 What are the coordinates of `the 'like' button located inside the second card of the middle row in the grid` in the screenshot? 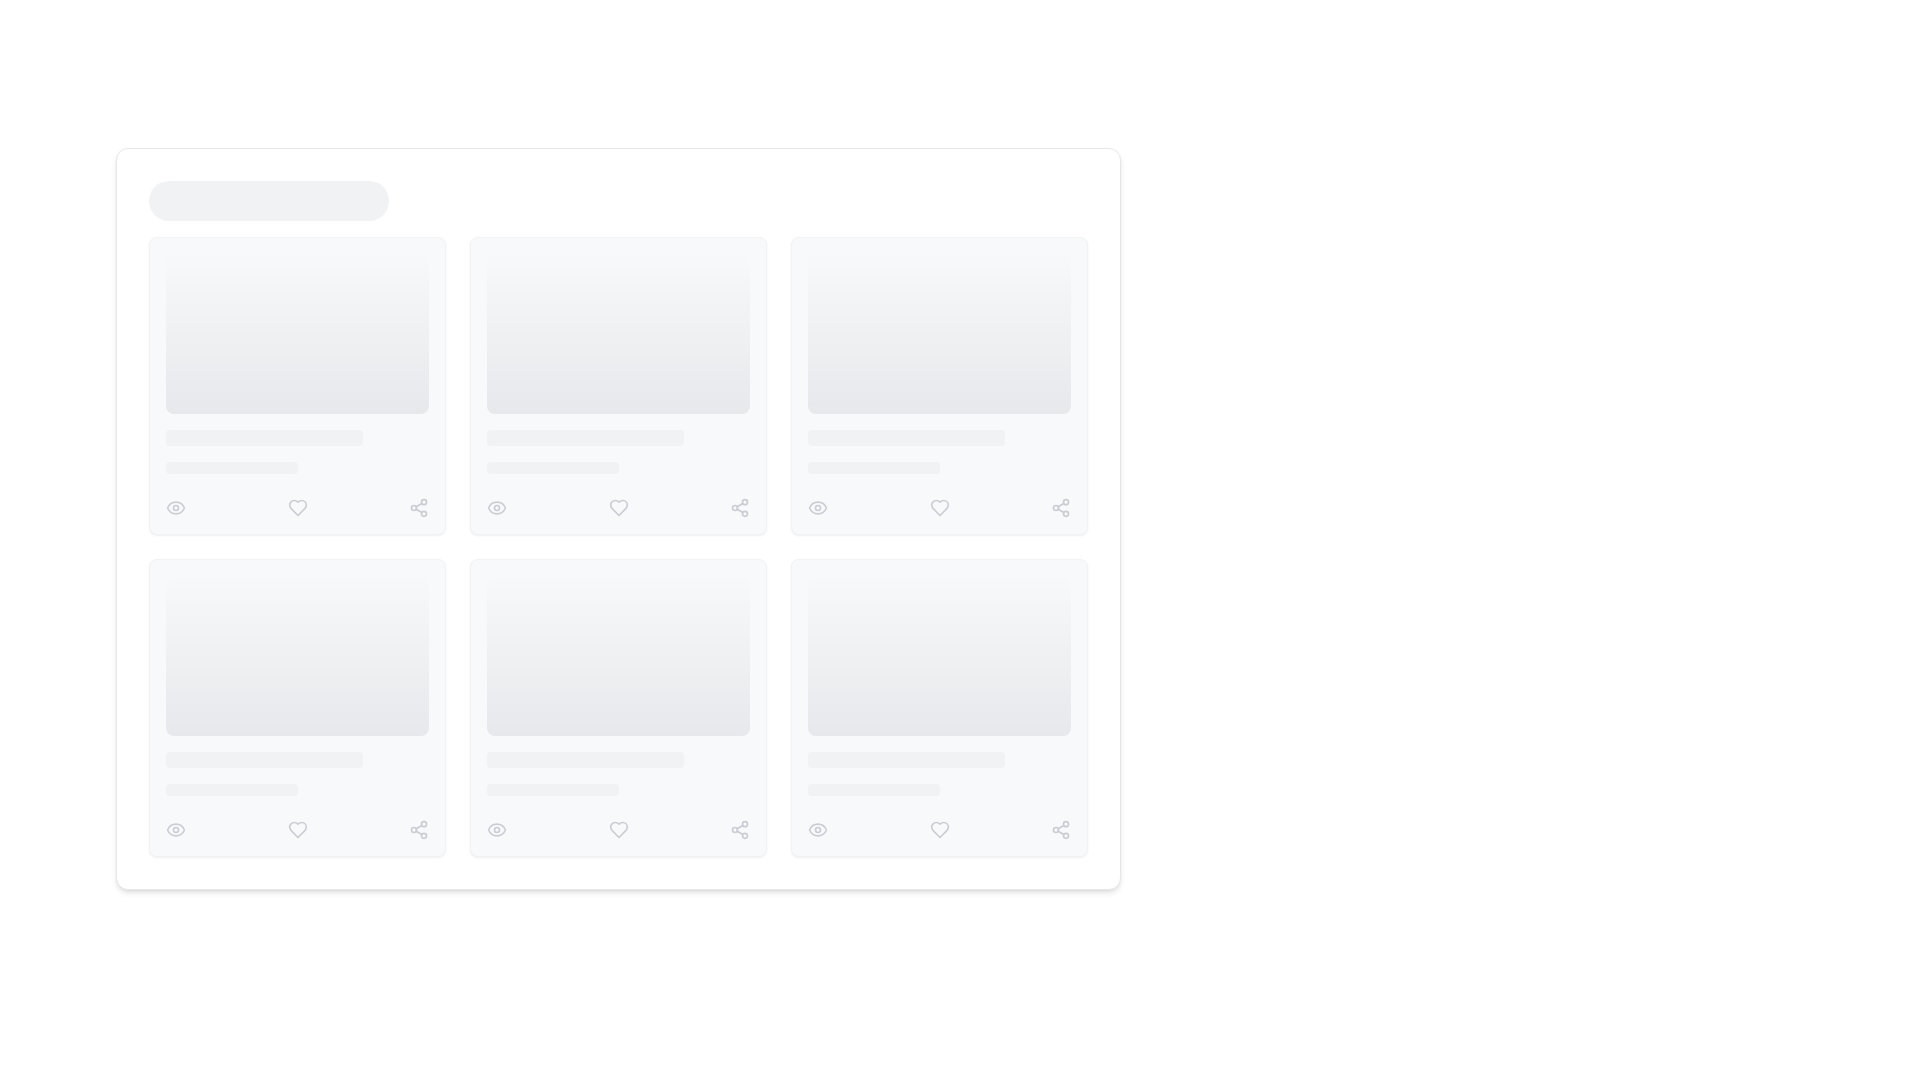 It's located at (617, 507).